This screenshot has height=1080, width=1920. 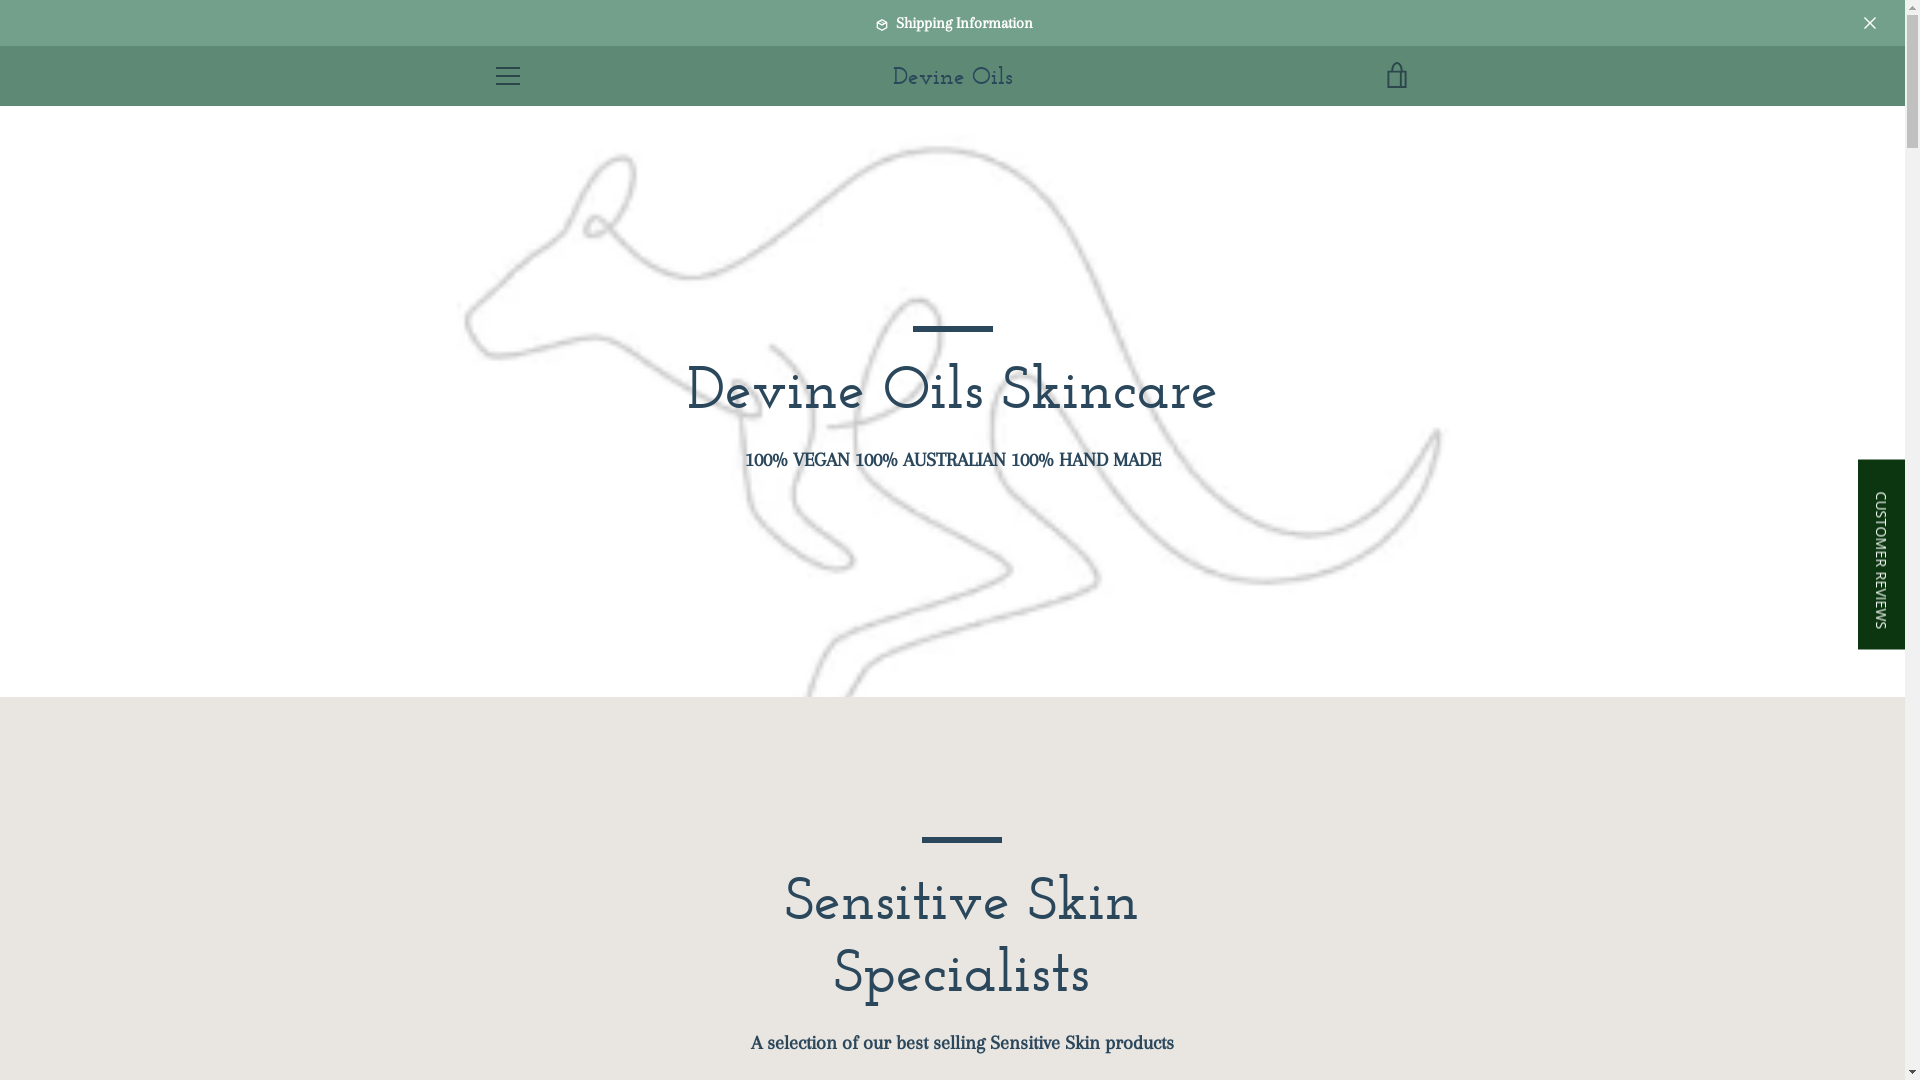 What do you see at coordinates (507, 75) in the screenshot?
I see `'MENU'` at bounding box center [507, 75].